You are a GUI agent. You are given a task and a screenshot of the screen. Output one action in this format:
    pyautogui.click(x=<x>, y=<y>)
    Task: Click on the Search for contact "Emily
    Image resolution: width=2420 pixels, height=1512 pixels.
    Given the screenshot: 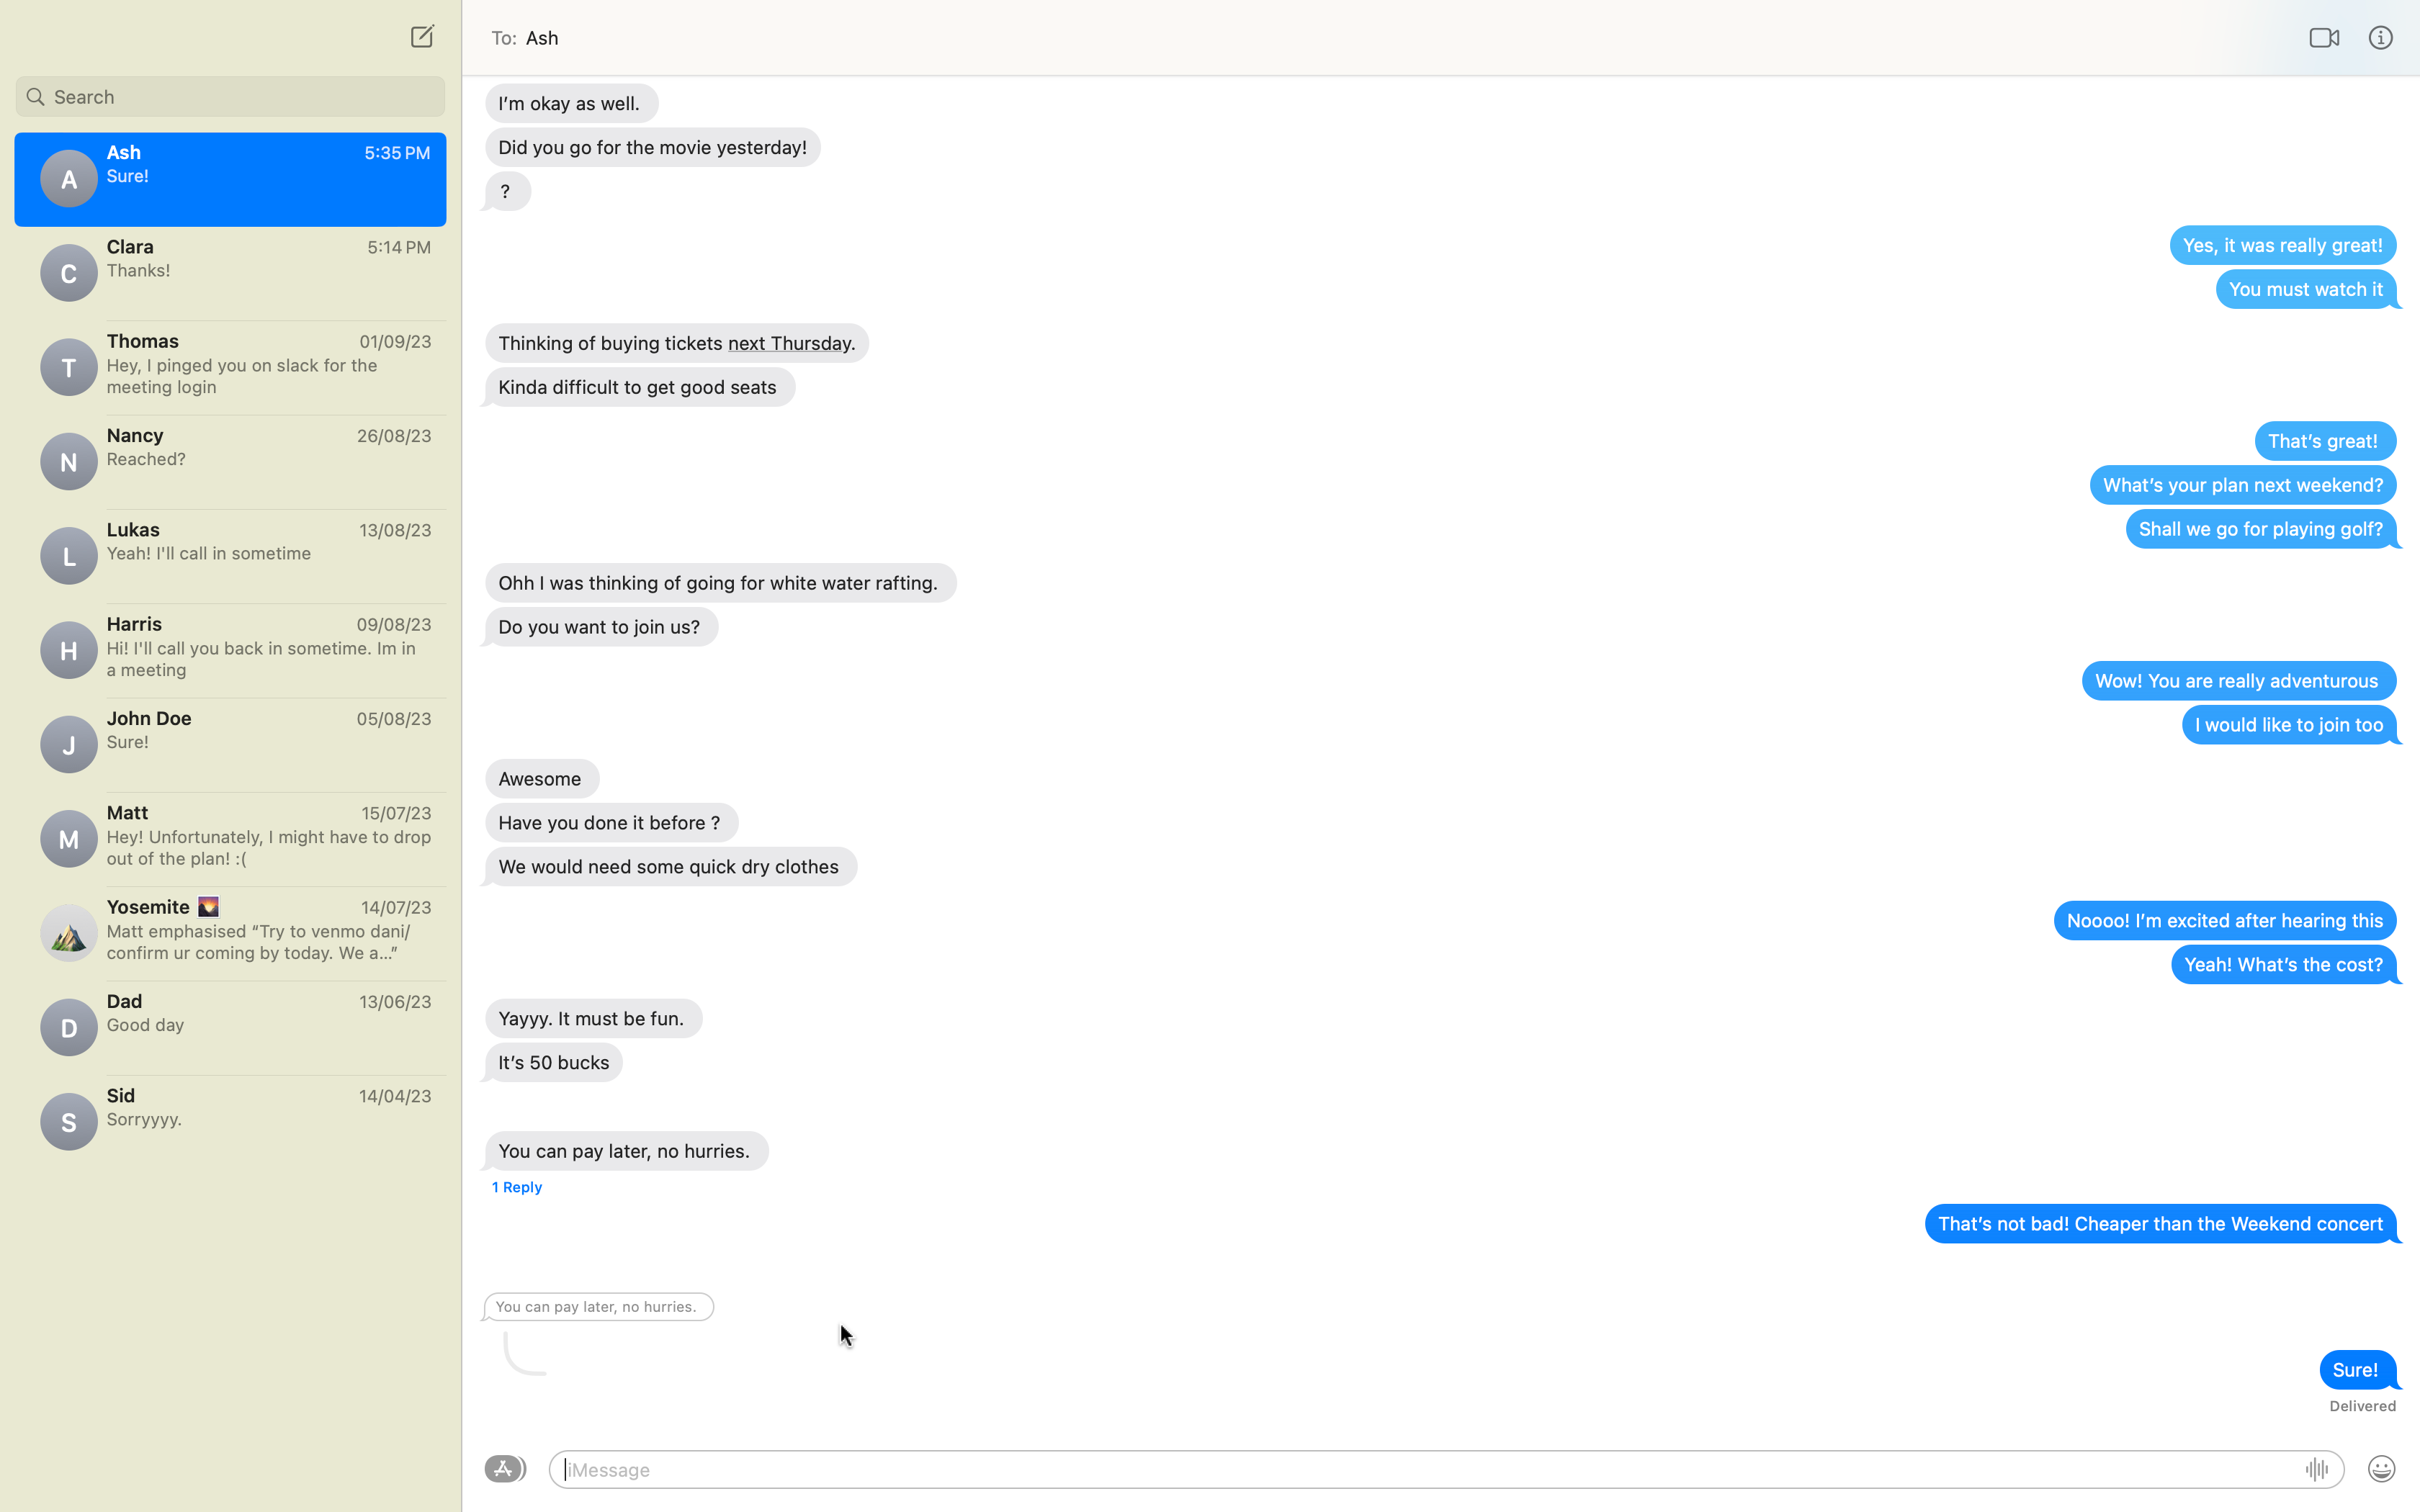 What is the action you would take?
    pyautogui.click(x=229, y=92)
    